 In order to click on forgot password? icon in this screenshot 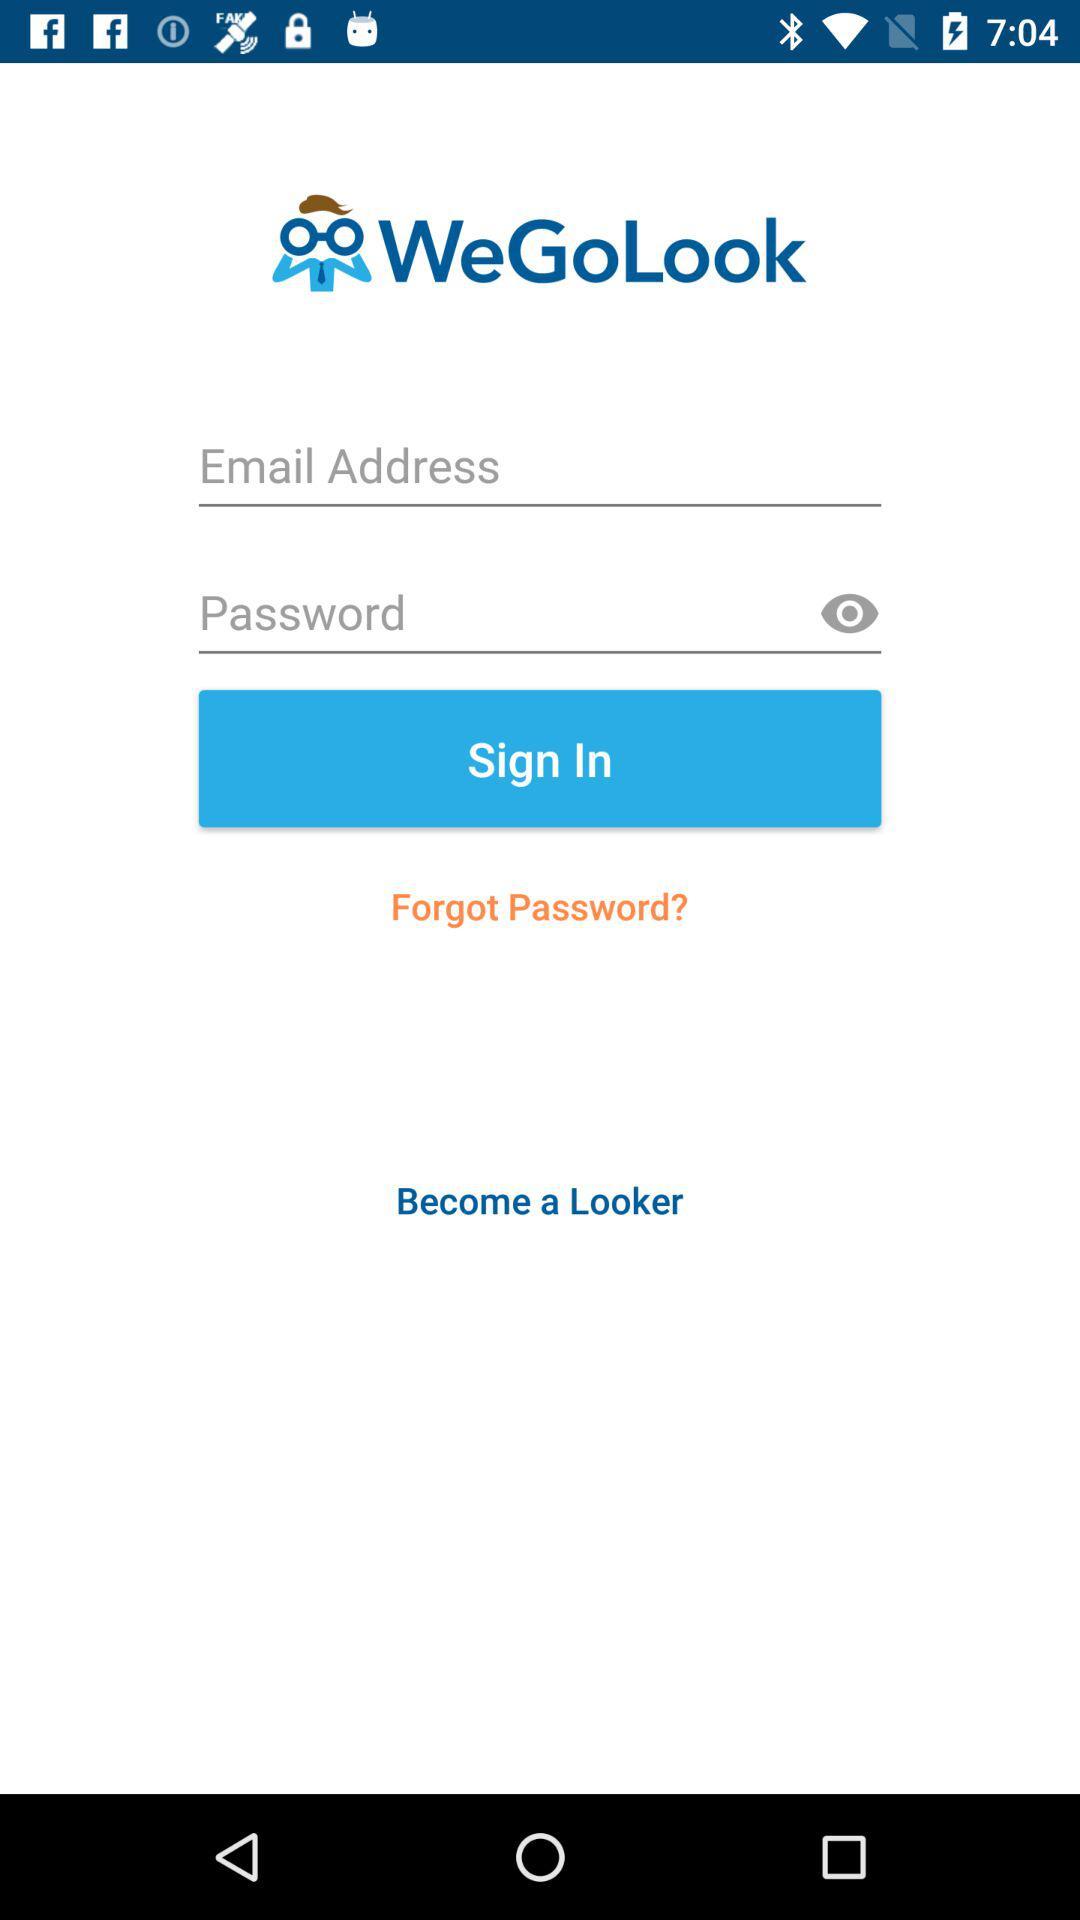, I will do `click(538, 905)`.